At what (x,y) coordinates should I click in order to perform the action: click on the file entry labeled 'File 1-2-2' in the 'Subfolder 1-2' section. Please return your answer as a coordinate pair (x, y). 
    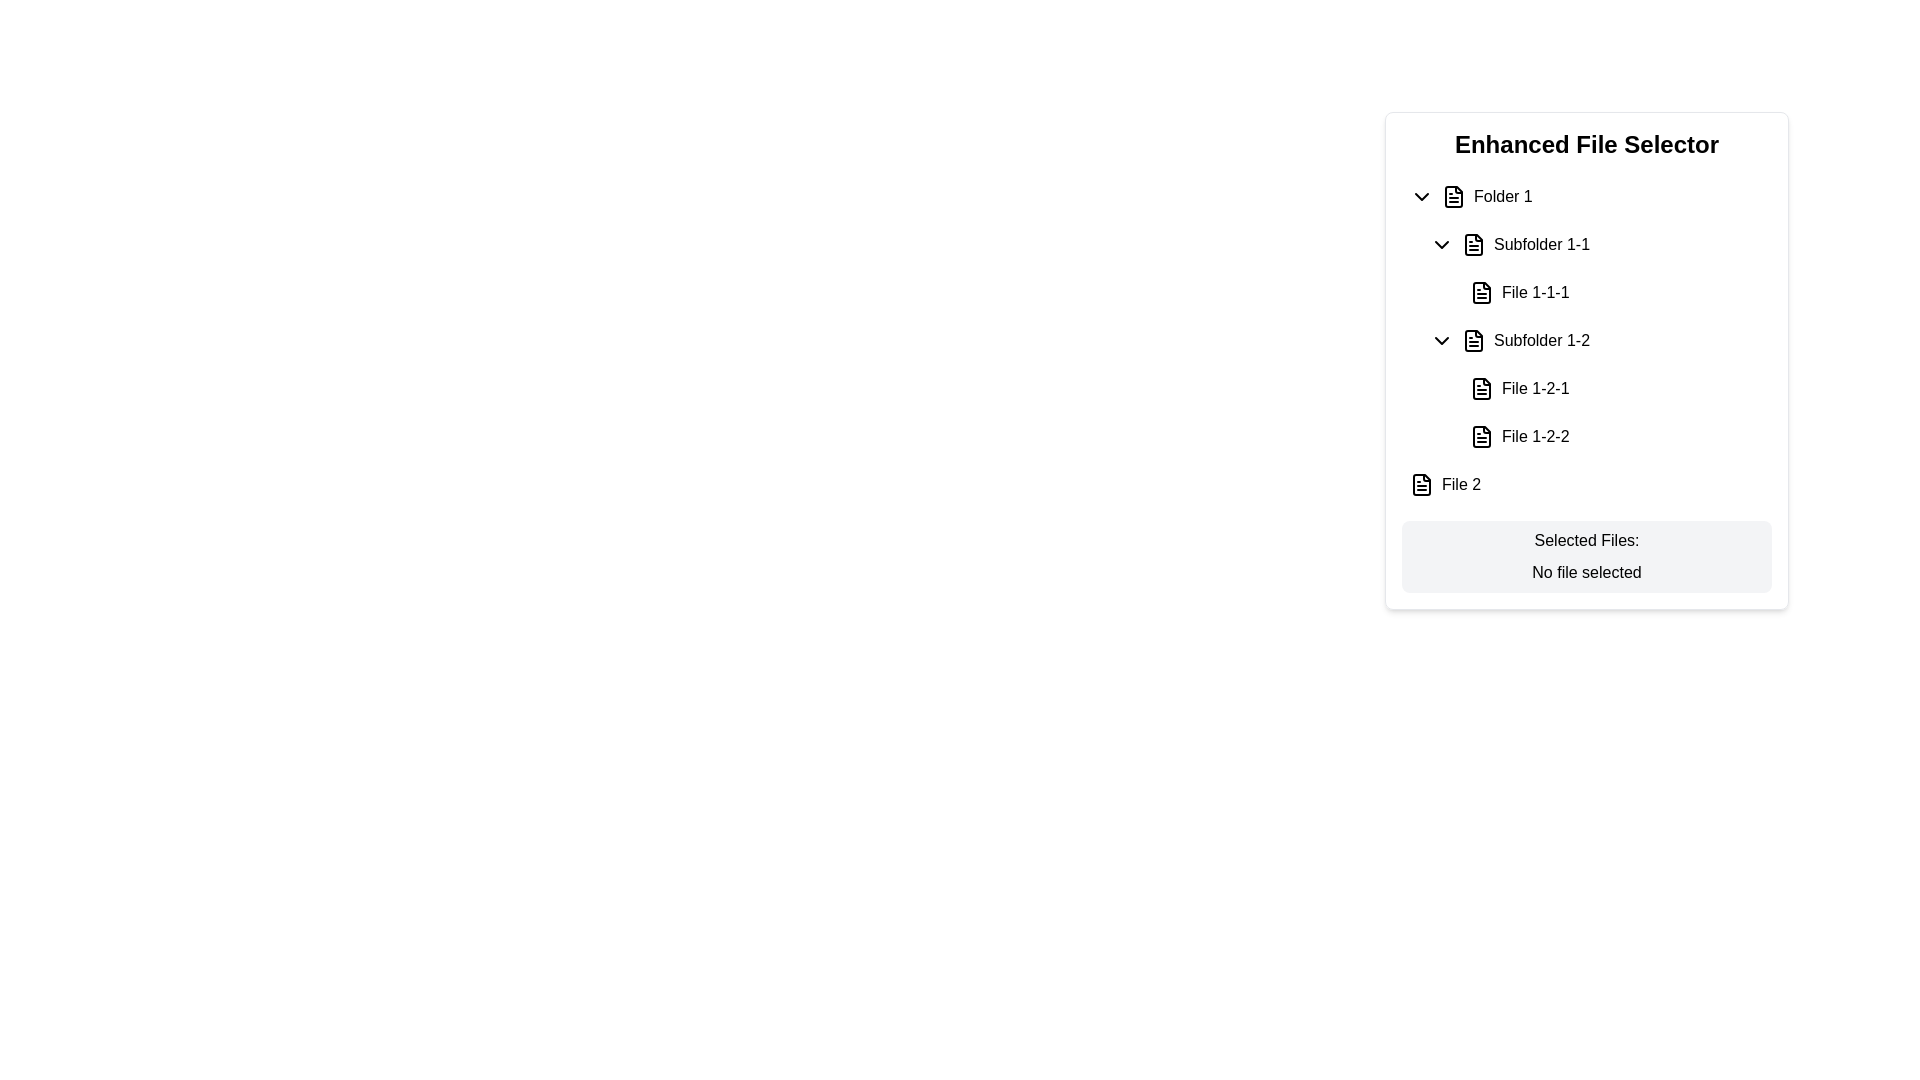
    Looking at the image, I should click on (1596, 435).